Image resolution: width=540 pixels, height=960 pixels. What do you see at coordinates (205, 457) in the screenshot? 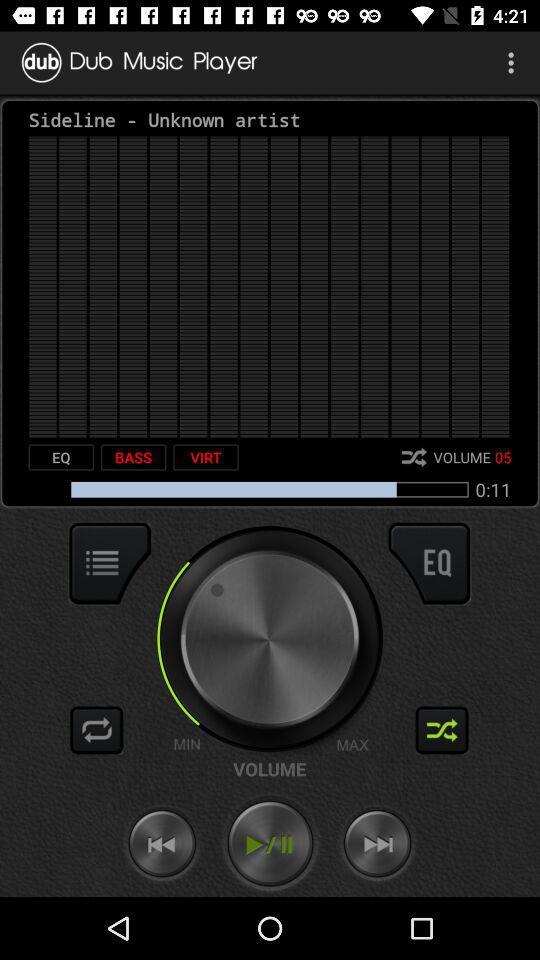
I see `the item next to the  bass  item` at bounding box center [205, 457].